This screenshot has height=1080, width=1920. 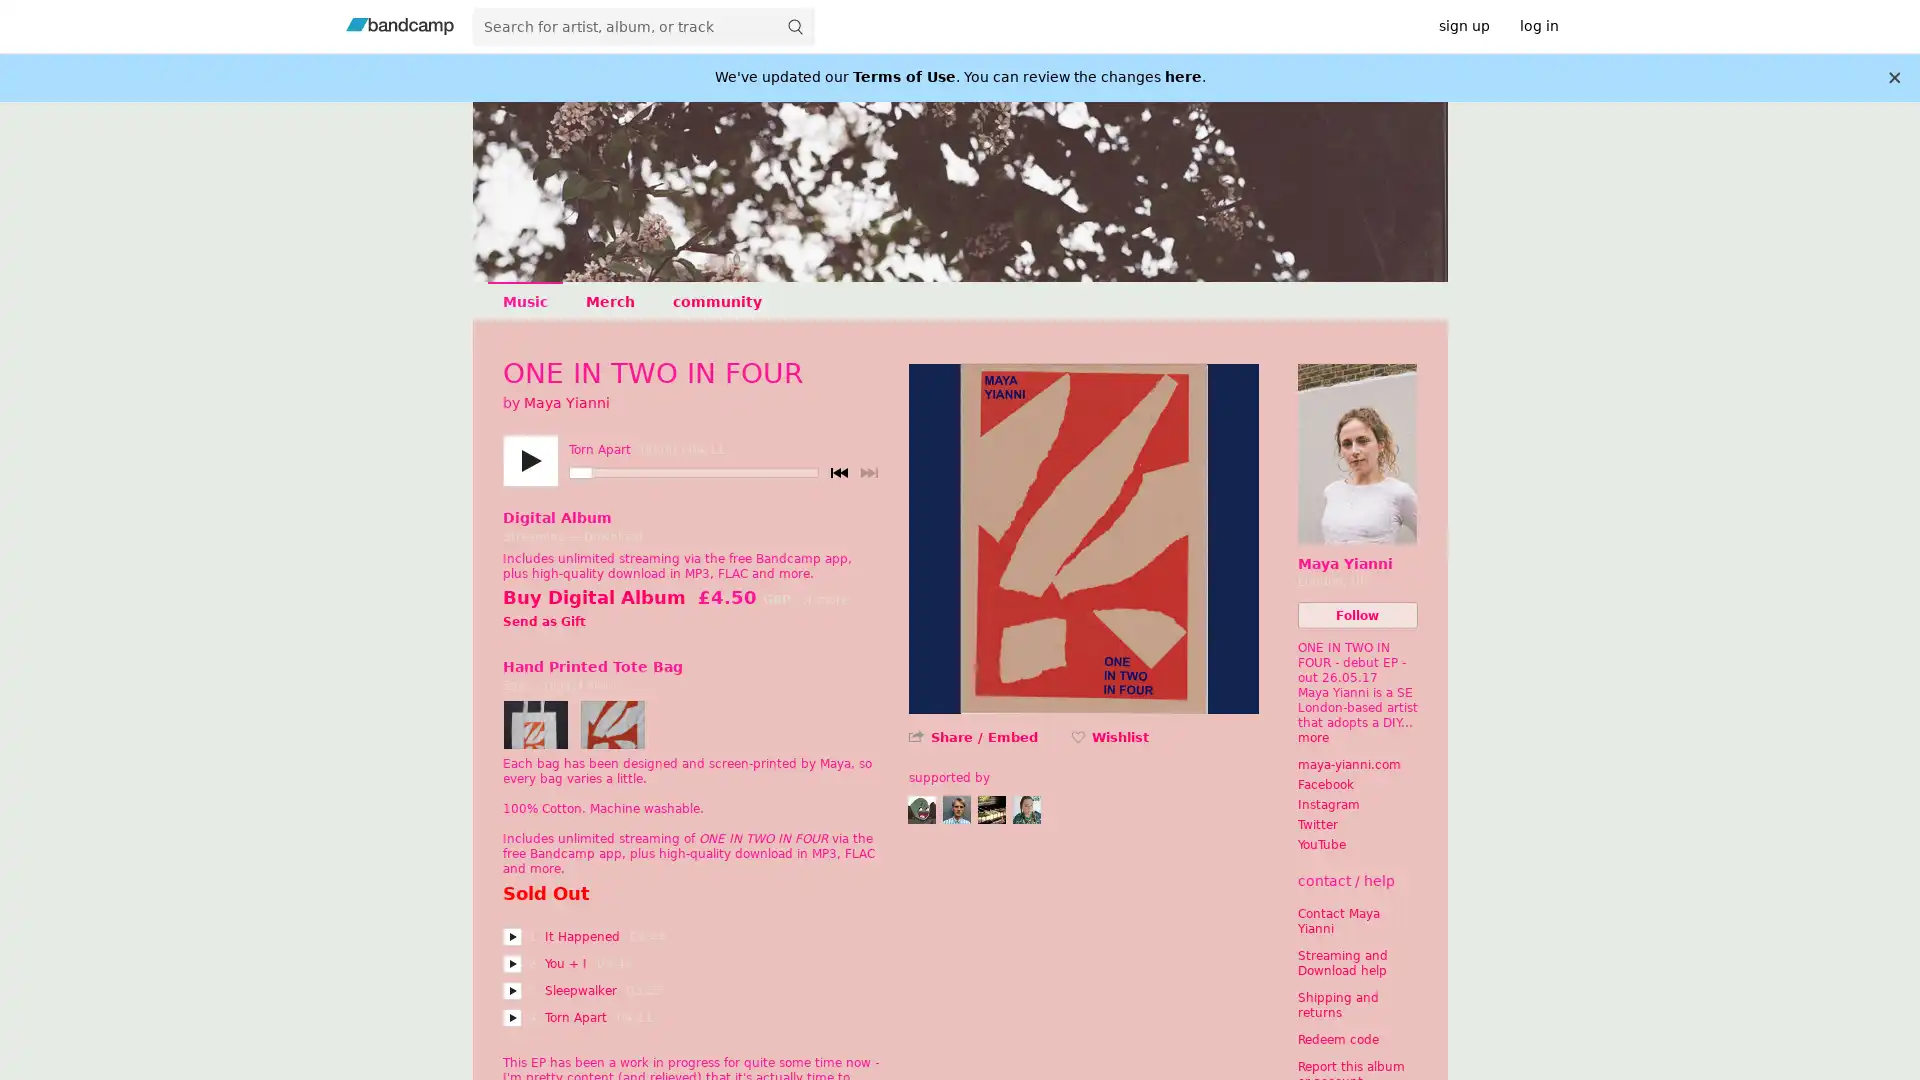 What do you see at coordinates (838, 473) in the screenshot?
I see `Previous track` at bounding box center [838, 473].